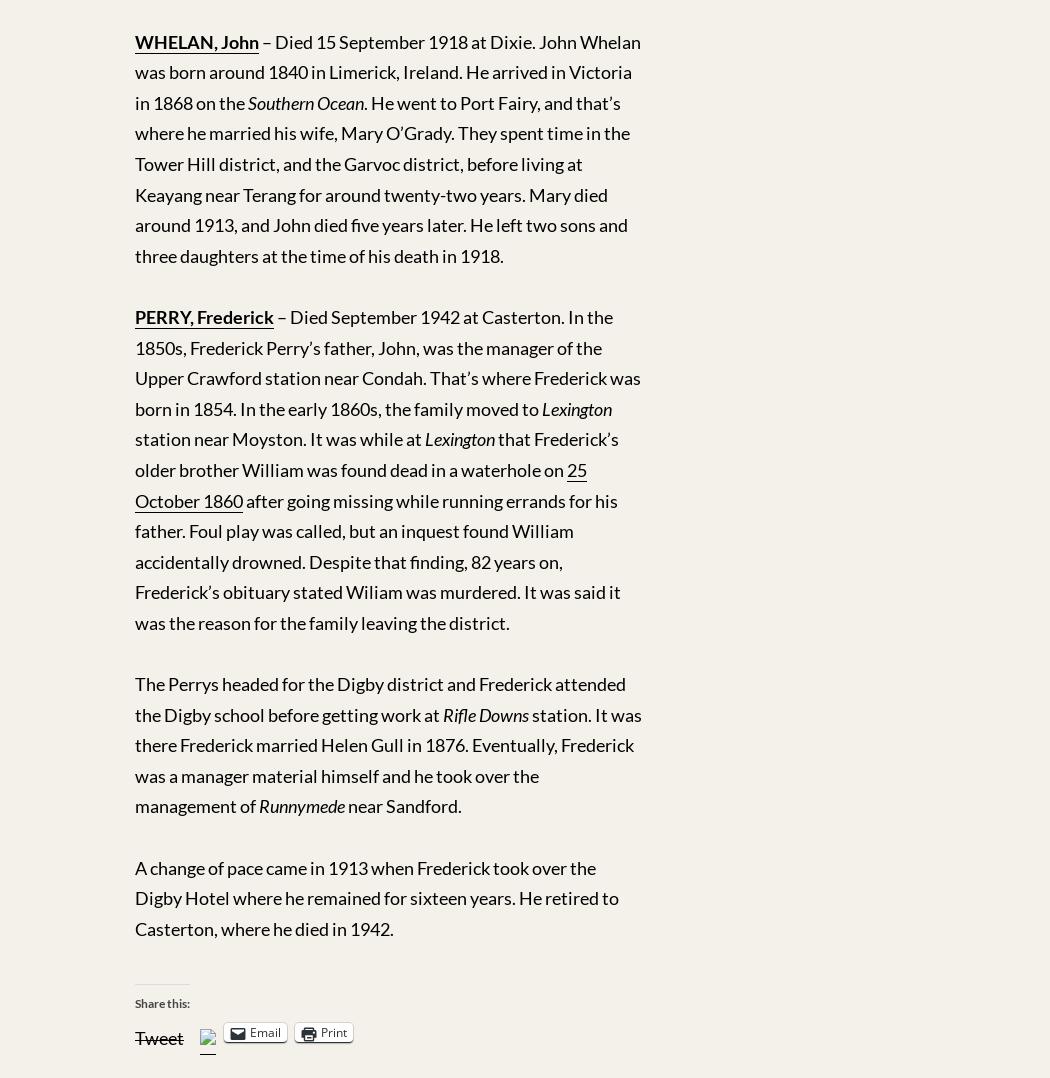  I want to click on 'station near Moyston. It was while at', so click(134, 438).